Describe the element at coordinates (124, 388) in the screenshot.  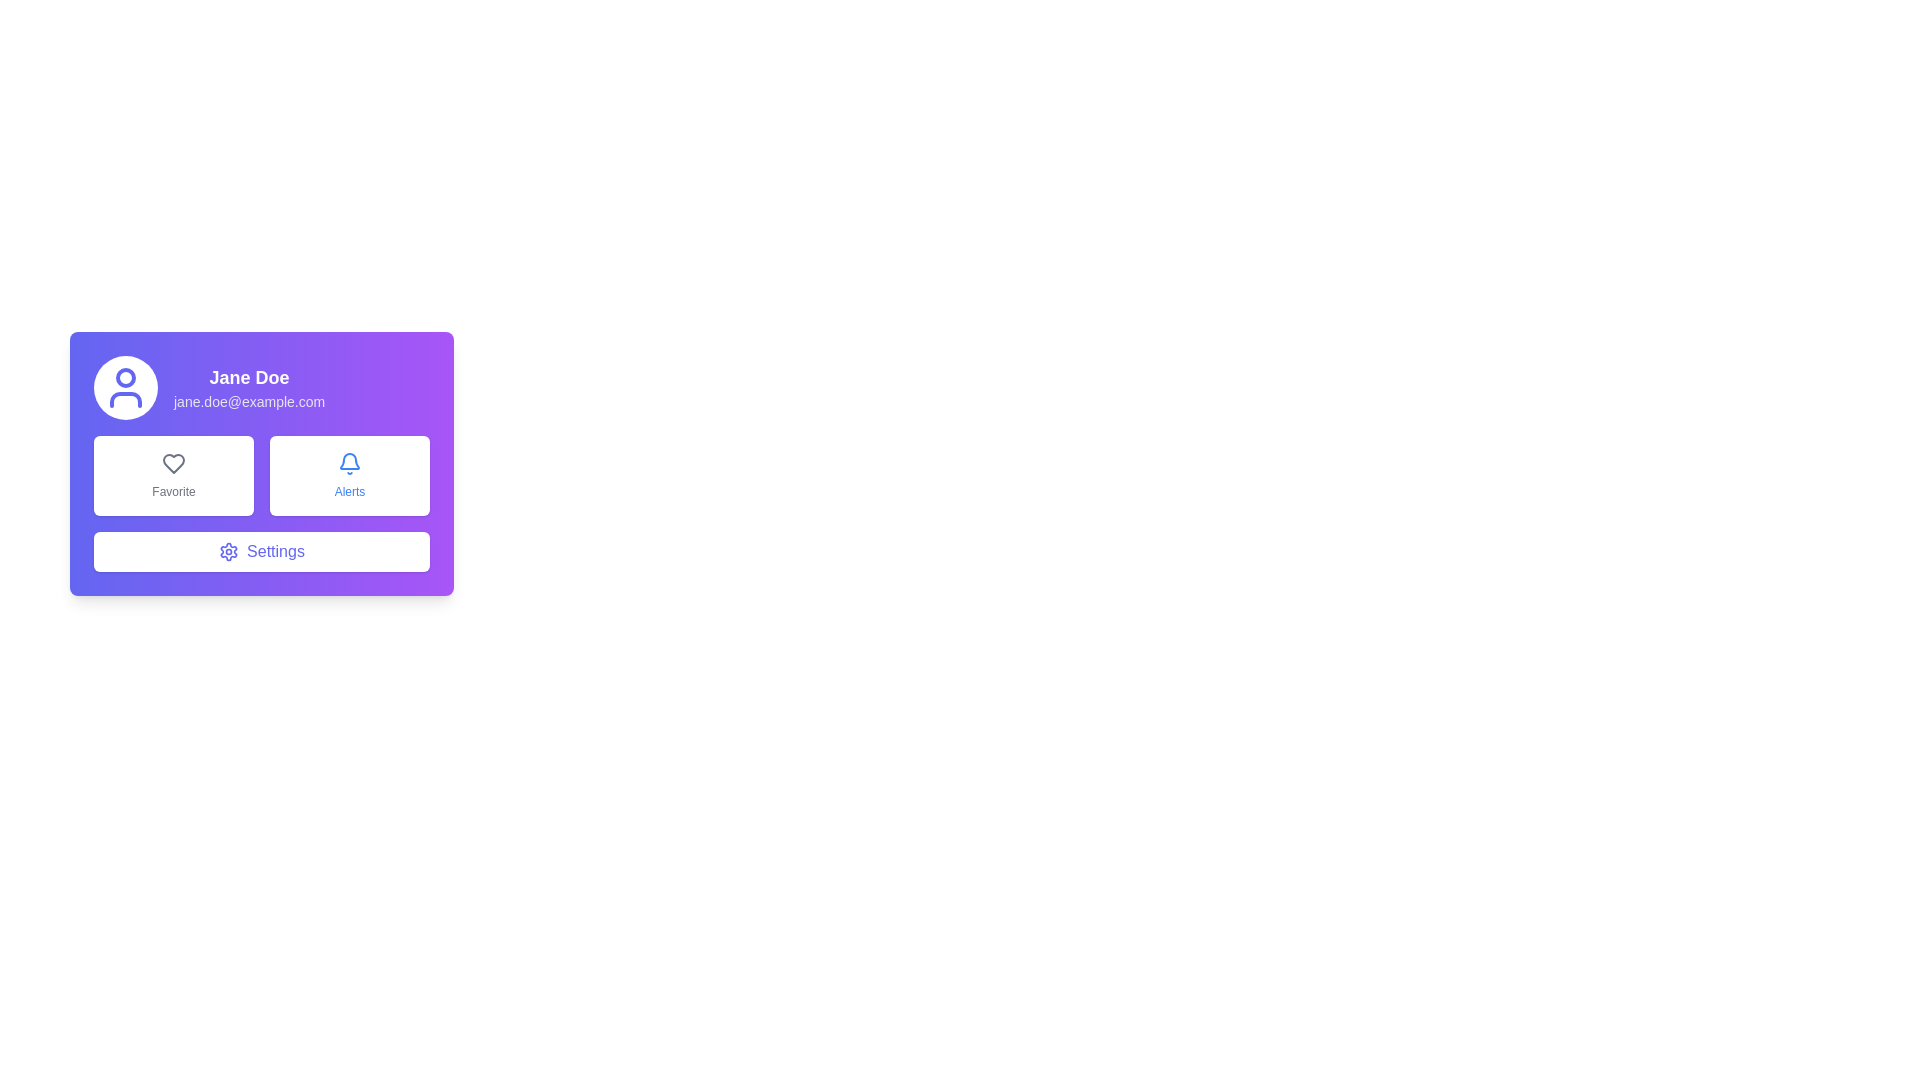
I see `the Icon Button located at the leftmost position of the user profile card` at that location.